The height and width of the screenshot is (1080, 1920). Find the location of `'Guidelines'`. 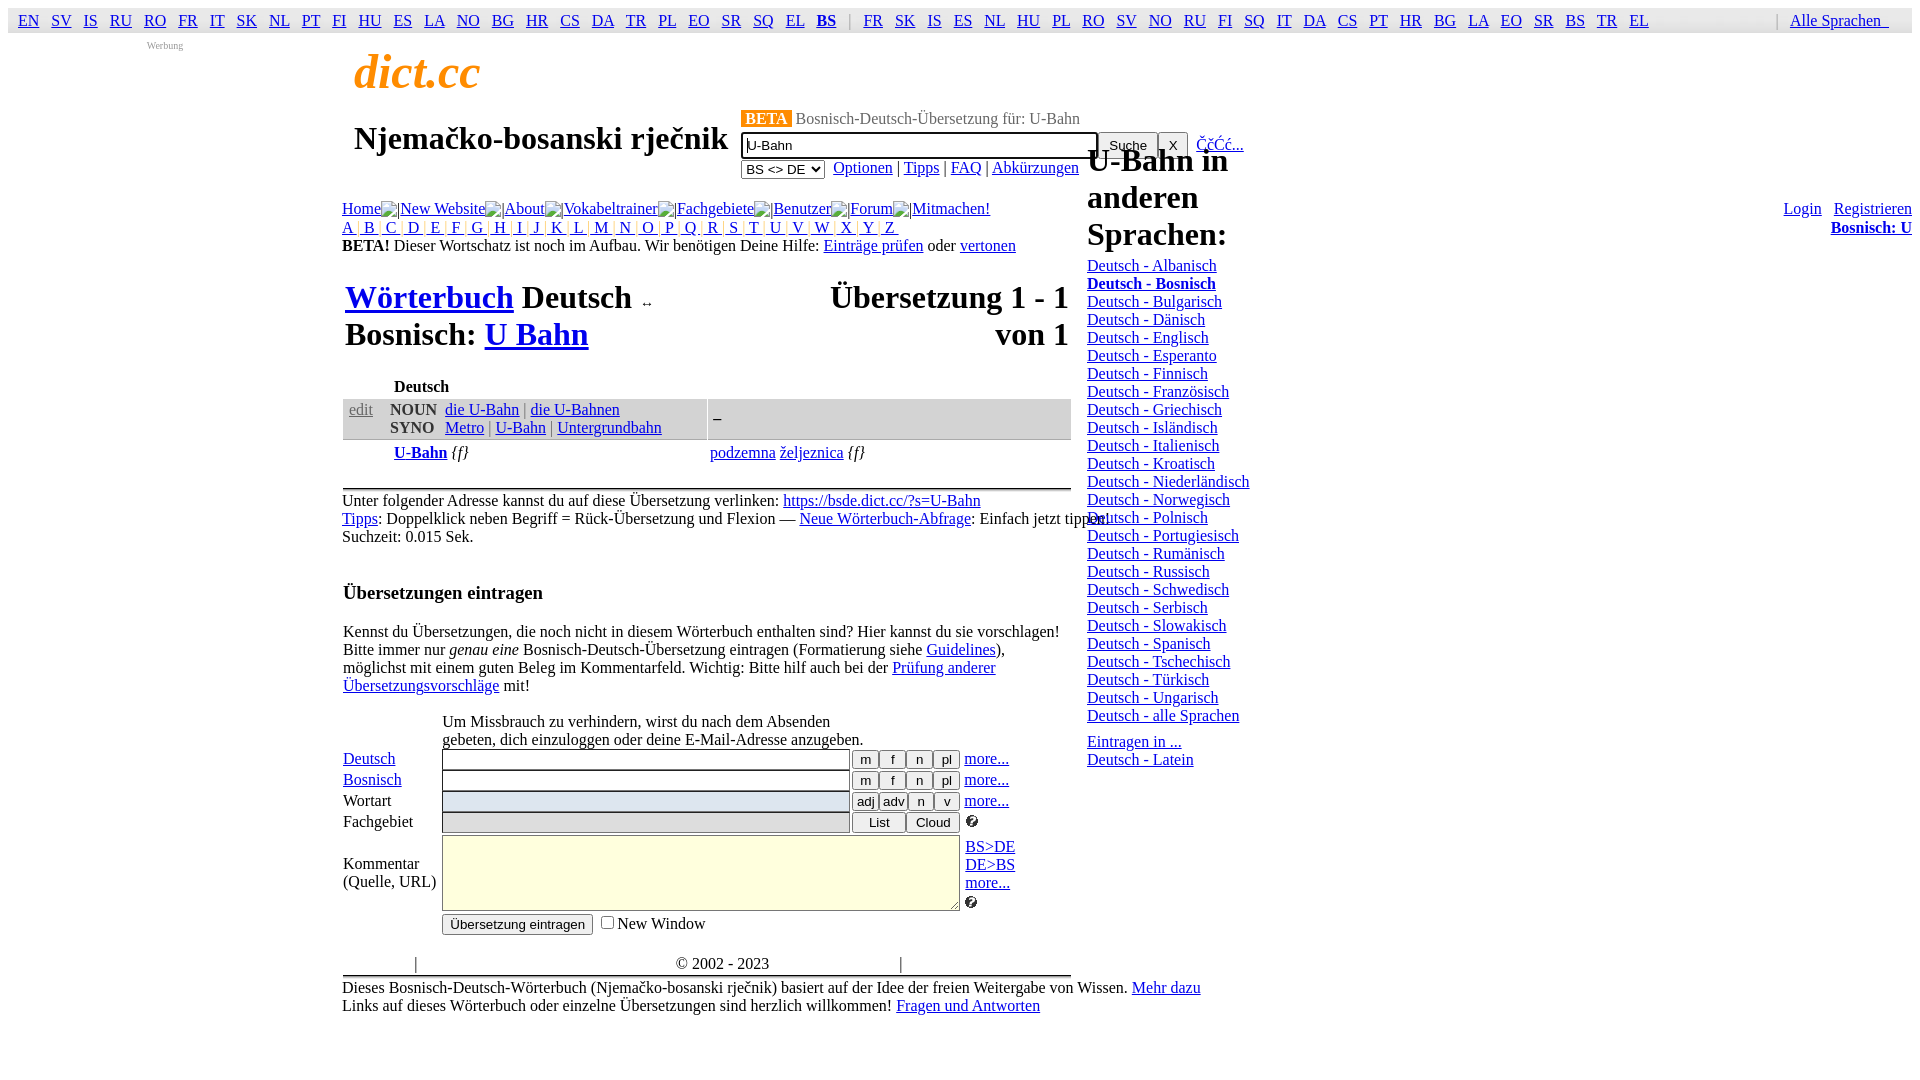

'Guidelines' is located at coordinates (925, 649).